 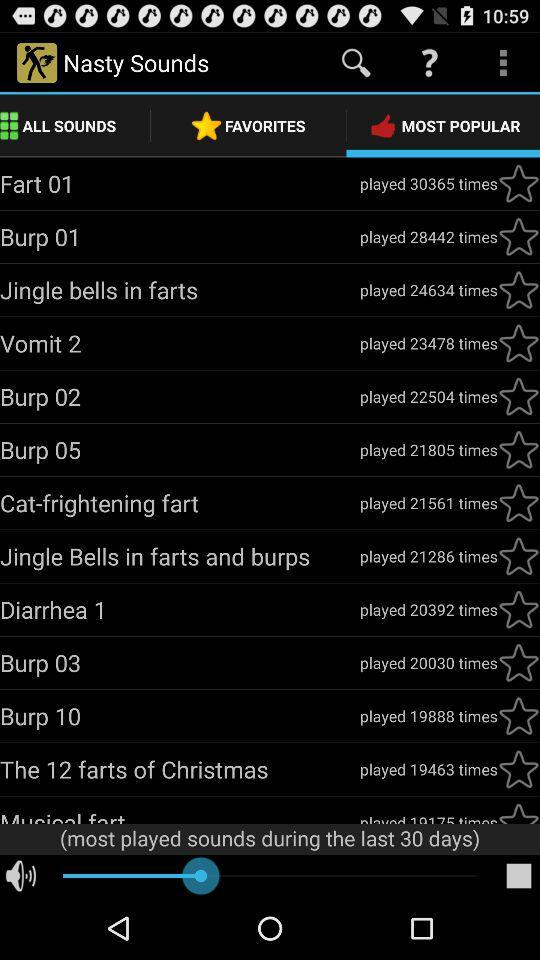 What do you see at coordinates (518, 608) in the screenshot?
I see `to favorites` at bounding box center [518, 608].